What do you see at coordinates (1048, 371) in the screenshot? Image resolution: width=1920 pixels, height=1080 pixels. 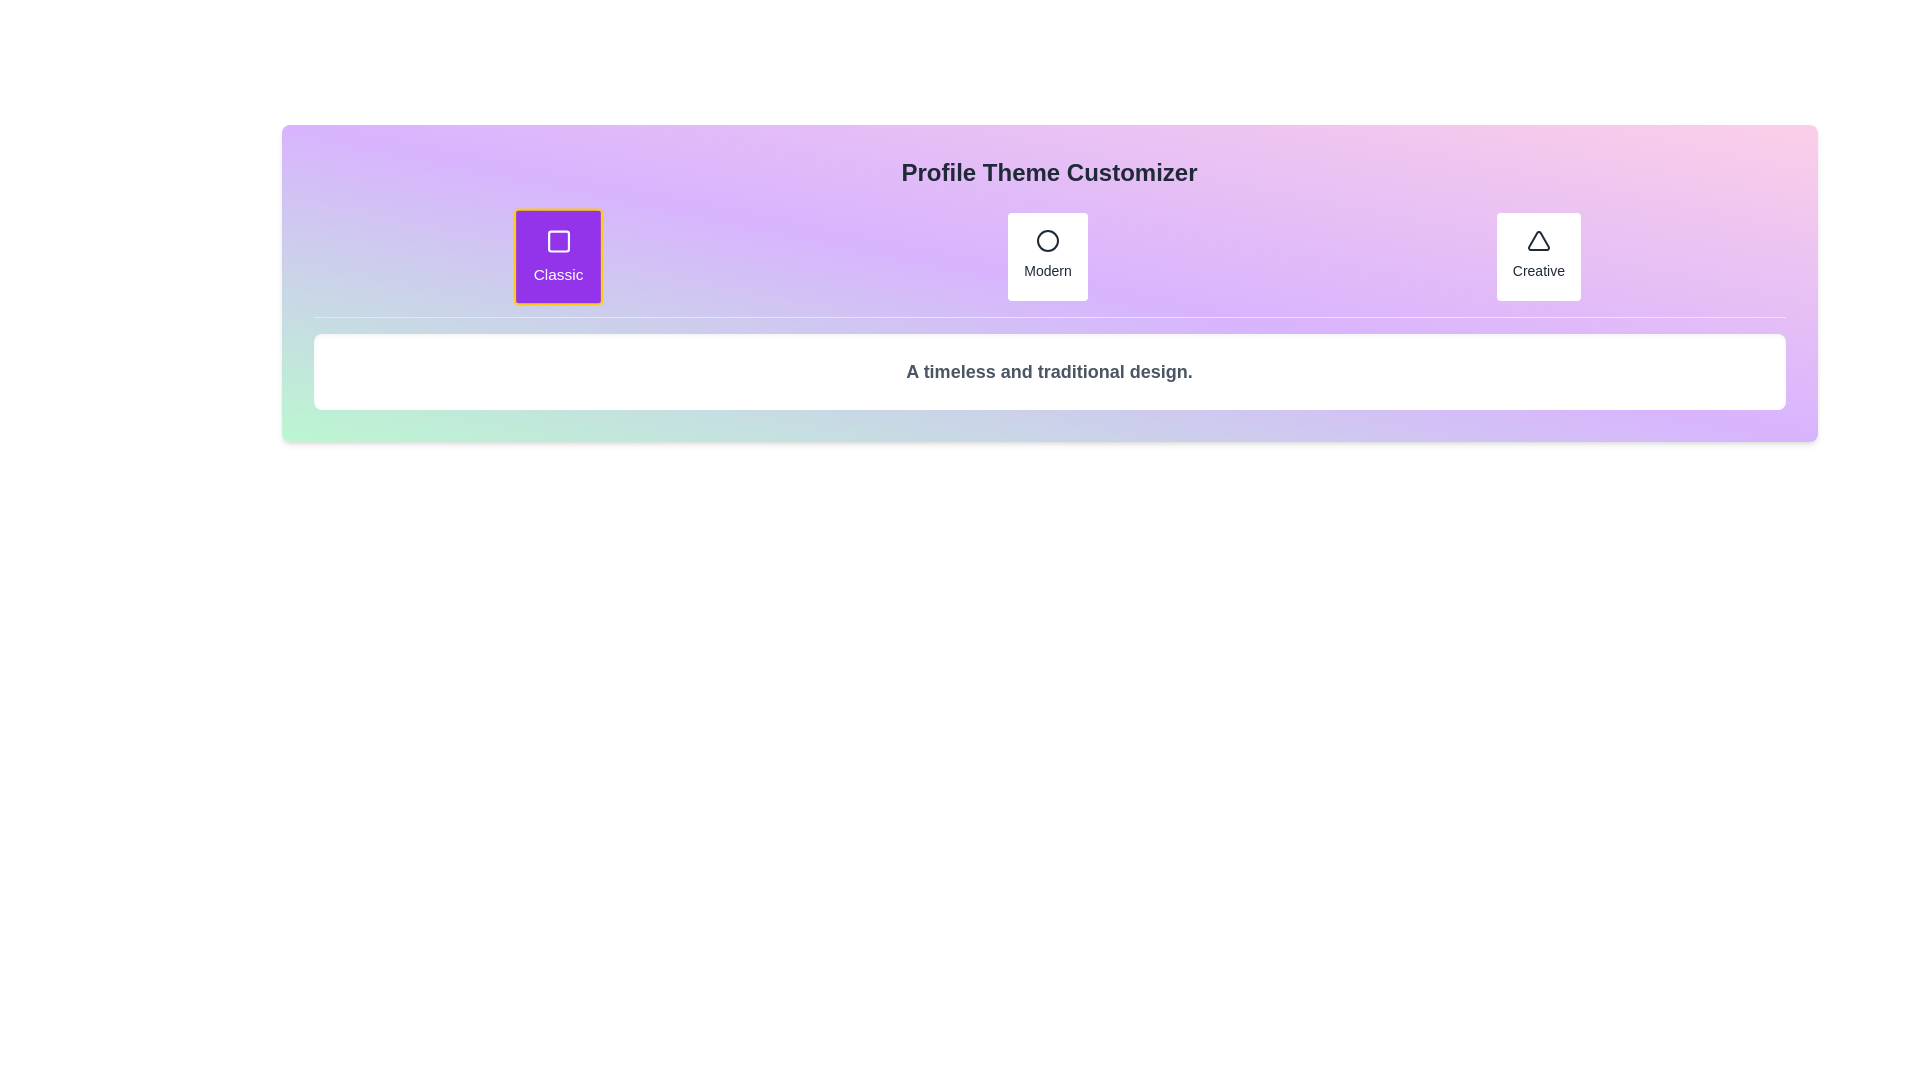 I see `the text block reading 'A timeless and traditional design.' which is centered below the 'Profile Theme Customizer' title and the options 'Classic', 'Modern', and 'Creative'` at bounding box center [1048, 371].